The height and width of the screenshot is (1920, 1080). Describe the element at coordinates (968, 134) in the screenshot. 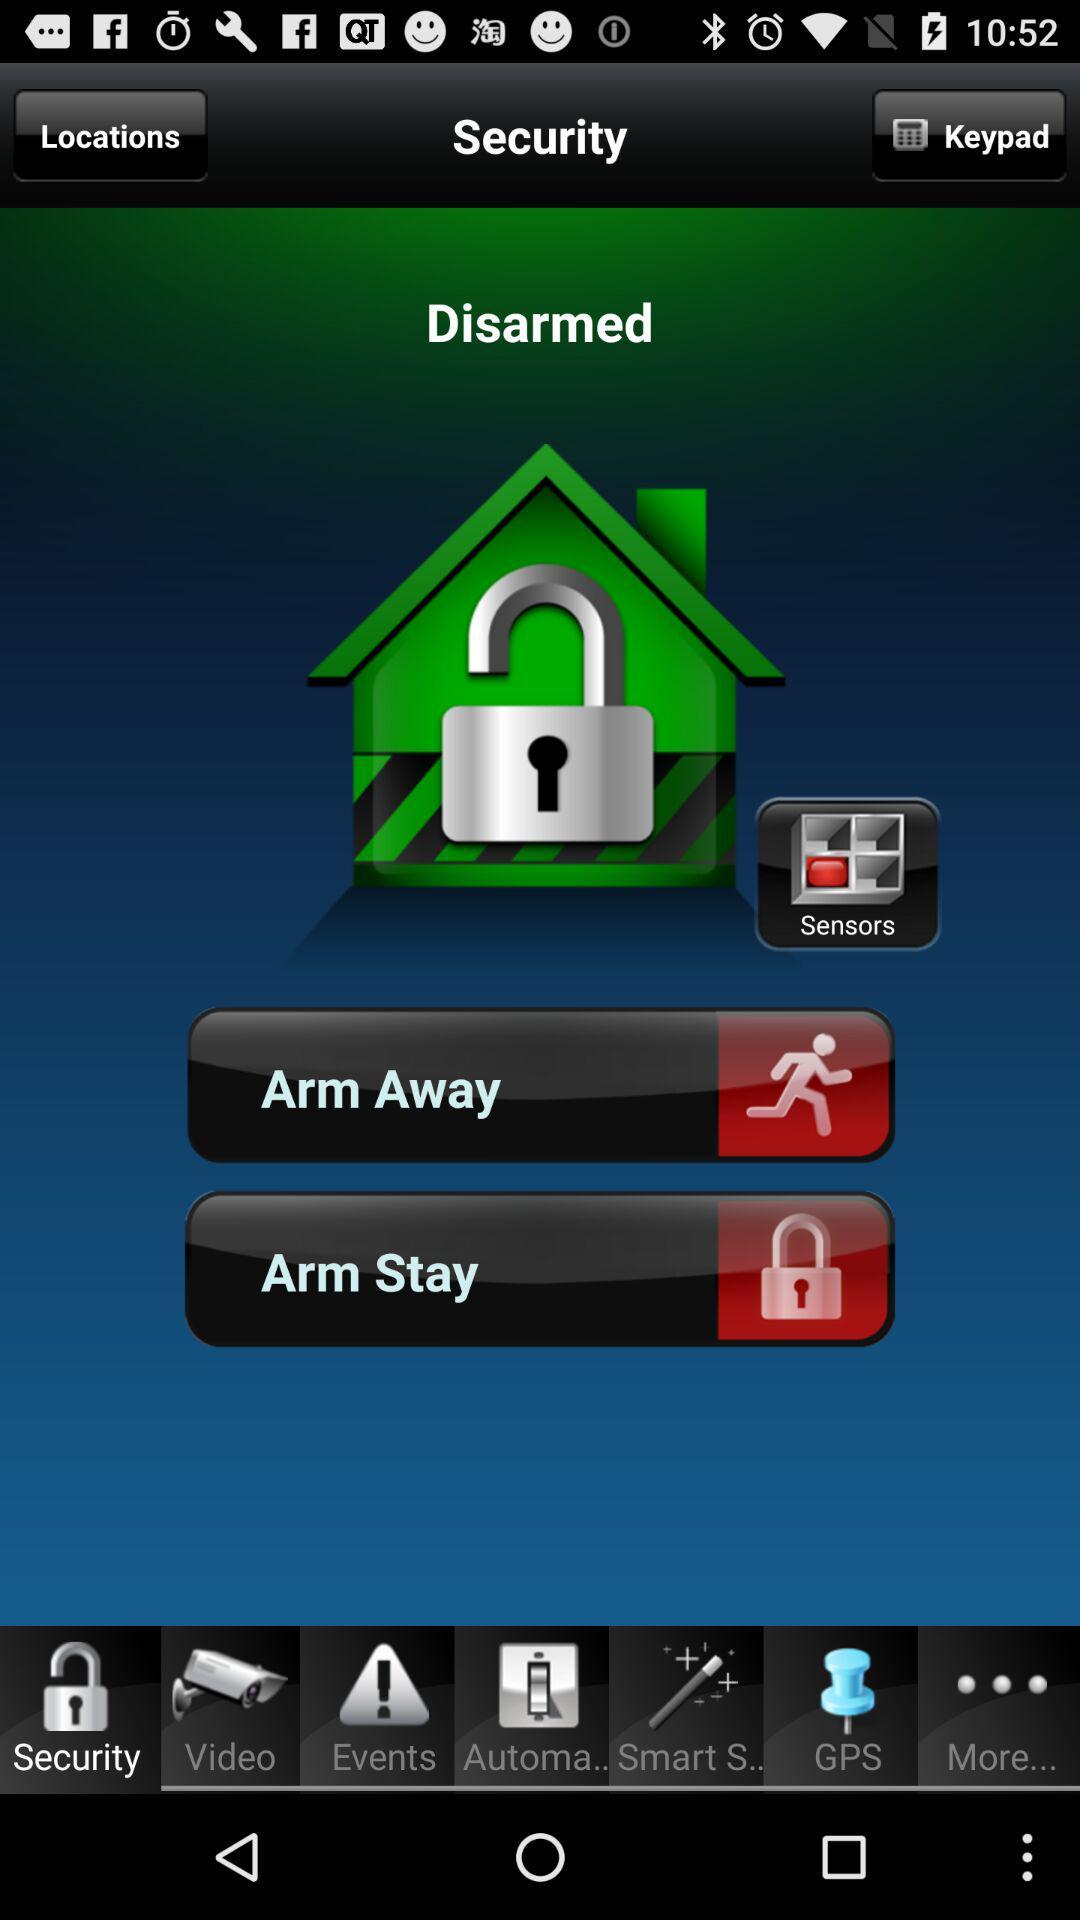

I see `keypad` at that location.